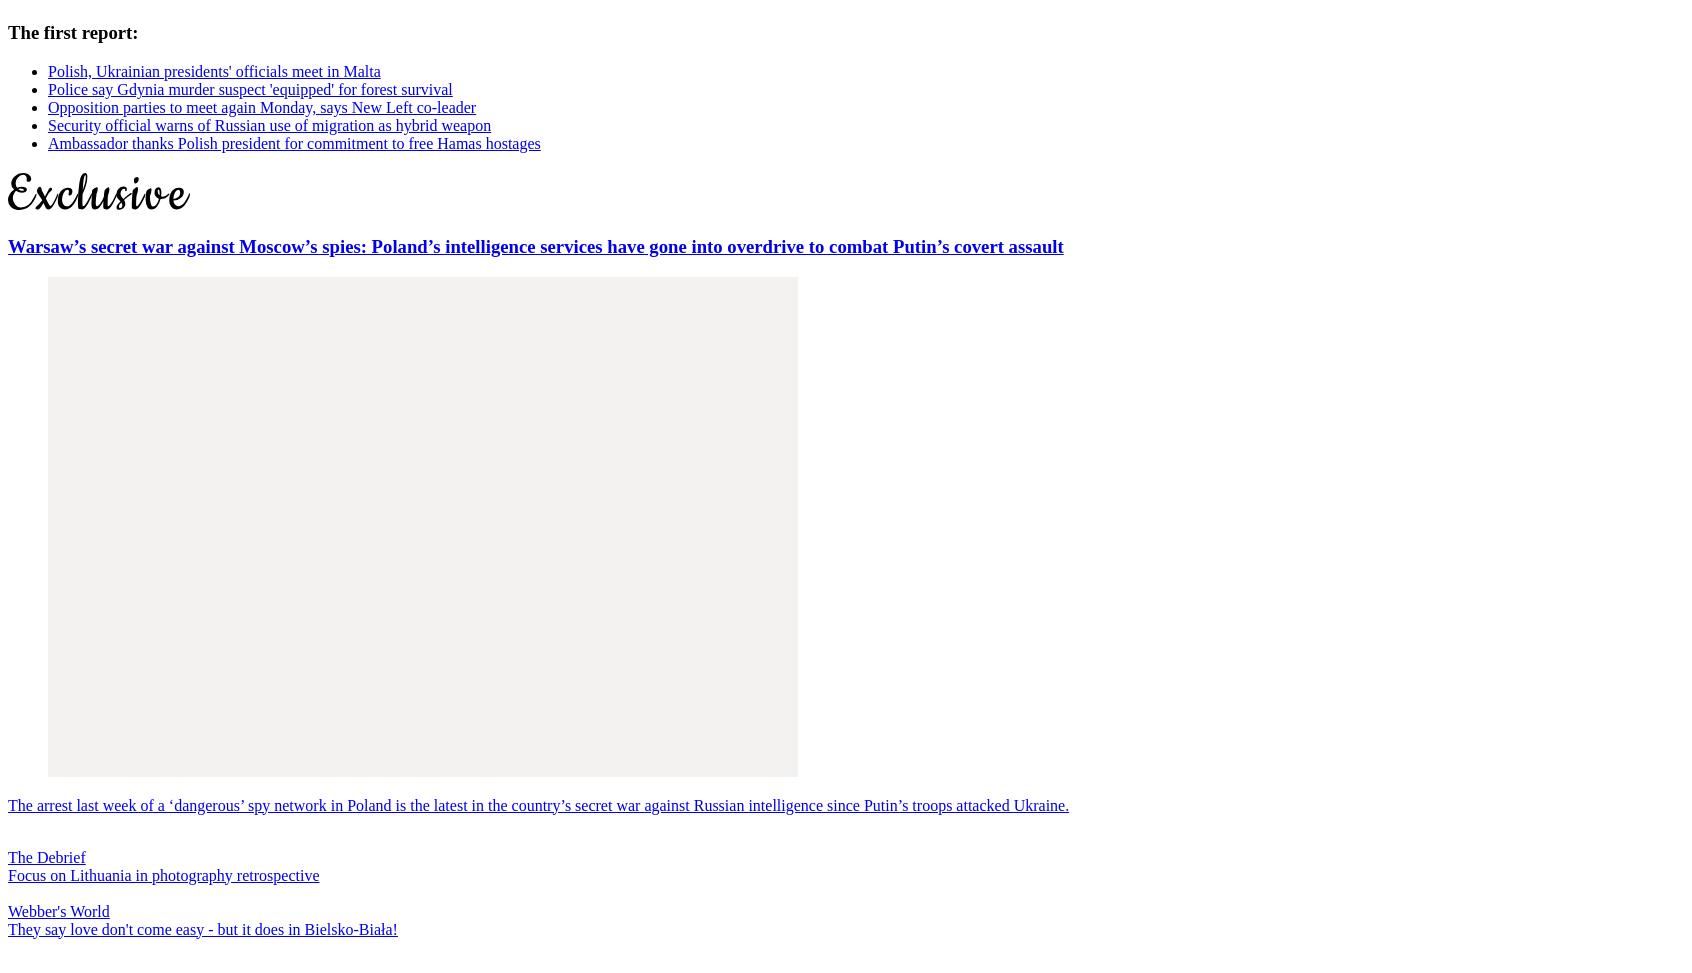  I want to click on 'The arrest last week of a ‘dangerous’ spy network in Poland is the latest in the country’s secret war against Russian intelligence since Putin’s troops attacked Ukraine.', so click(538, 803).